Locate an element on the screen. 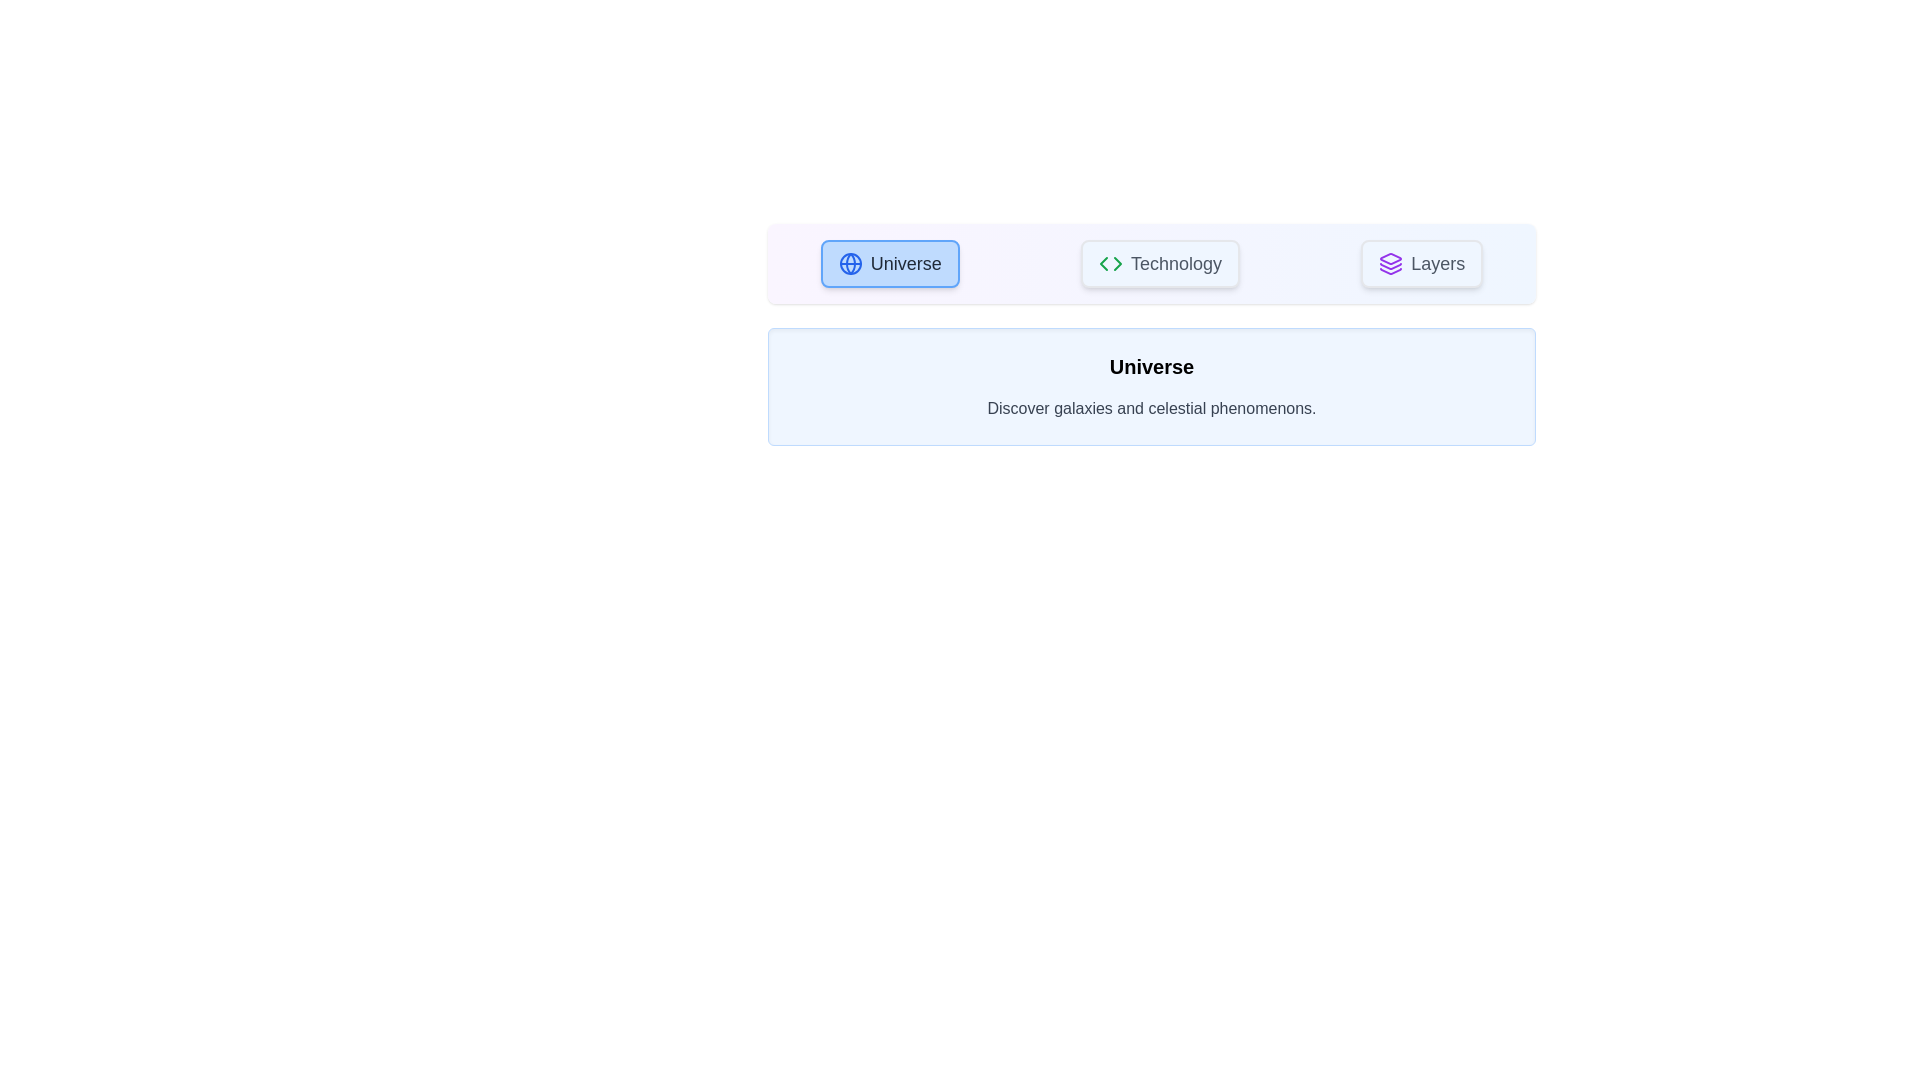  the Universe tab to view its content is located at coordinates (888, 262).